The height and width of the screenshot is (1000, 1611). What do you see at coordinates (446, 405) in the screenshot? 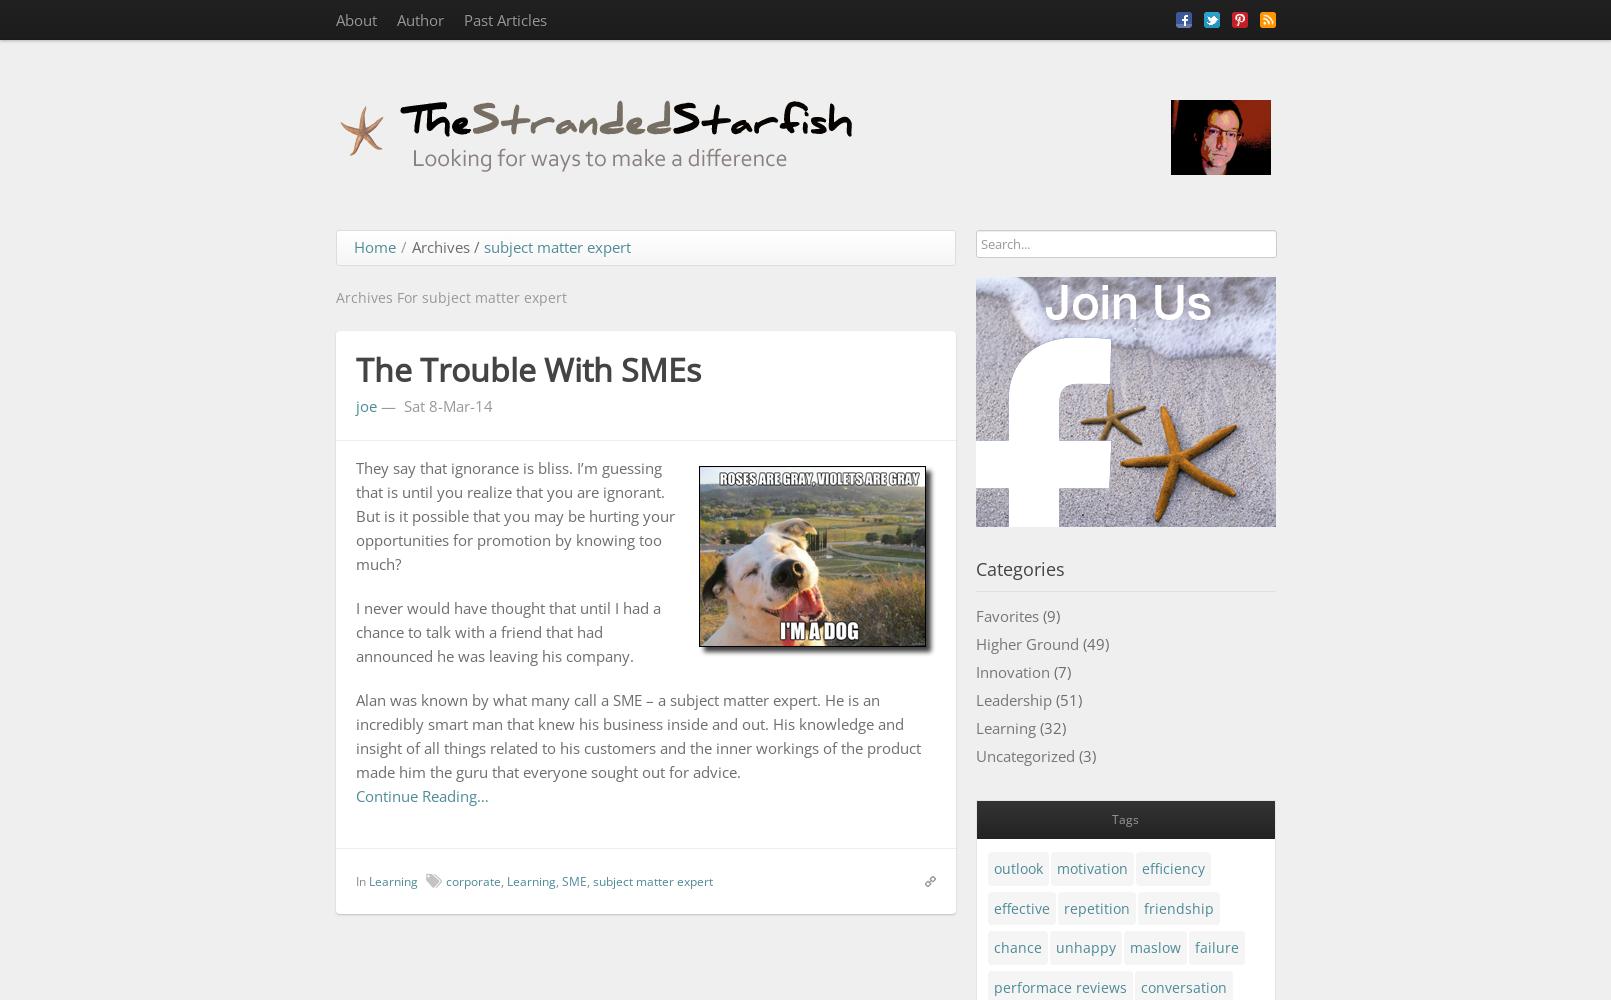
I see `'Sat 8-Mar-14'` at bounding box center [446, 405].